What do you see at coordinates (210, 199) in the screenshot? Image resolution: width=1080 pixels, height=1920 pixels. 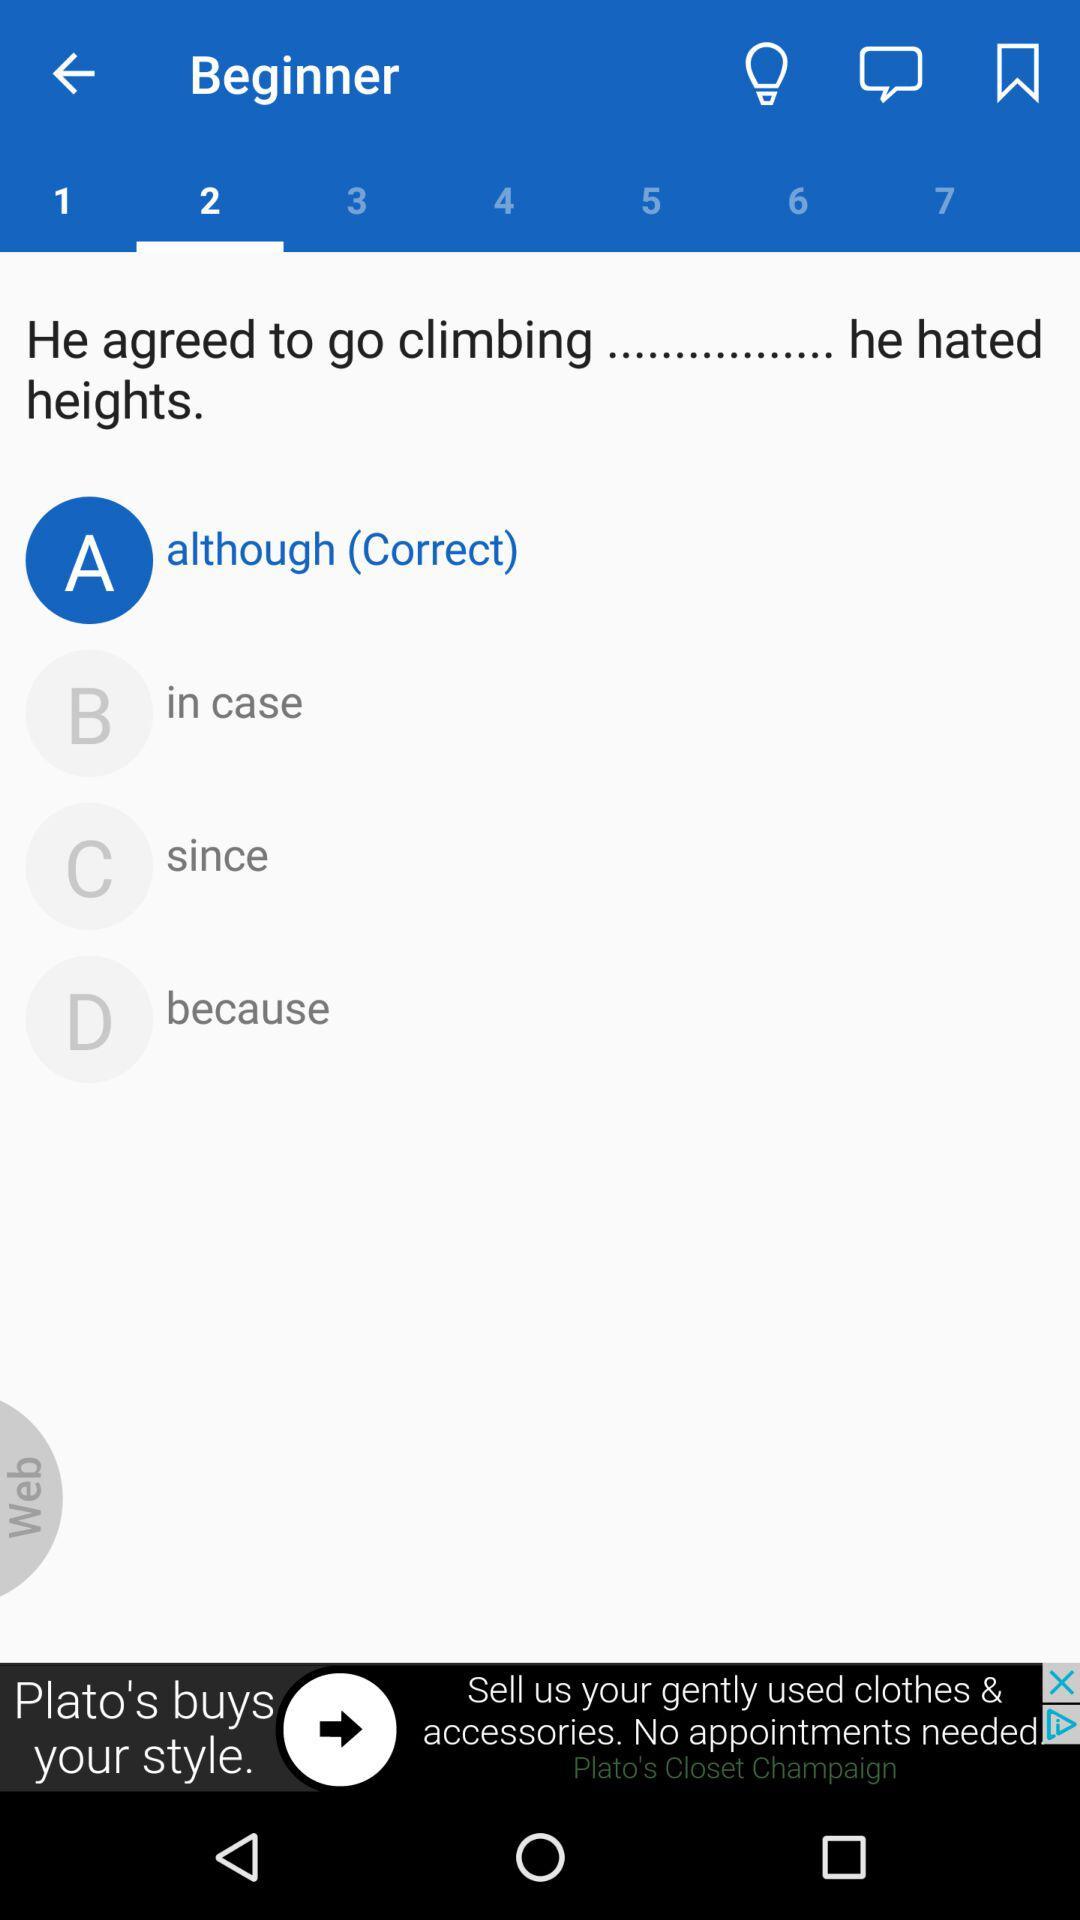 I see `the number 2 which is below beginner` at bounding box center [210, 199].